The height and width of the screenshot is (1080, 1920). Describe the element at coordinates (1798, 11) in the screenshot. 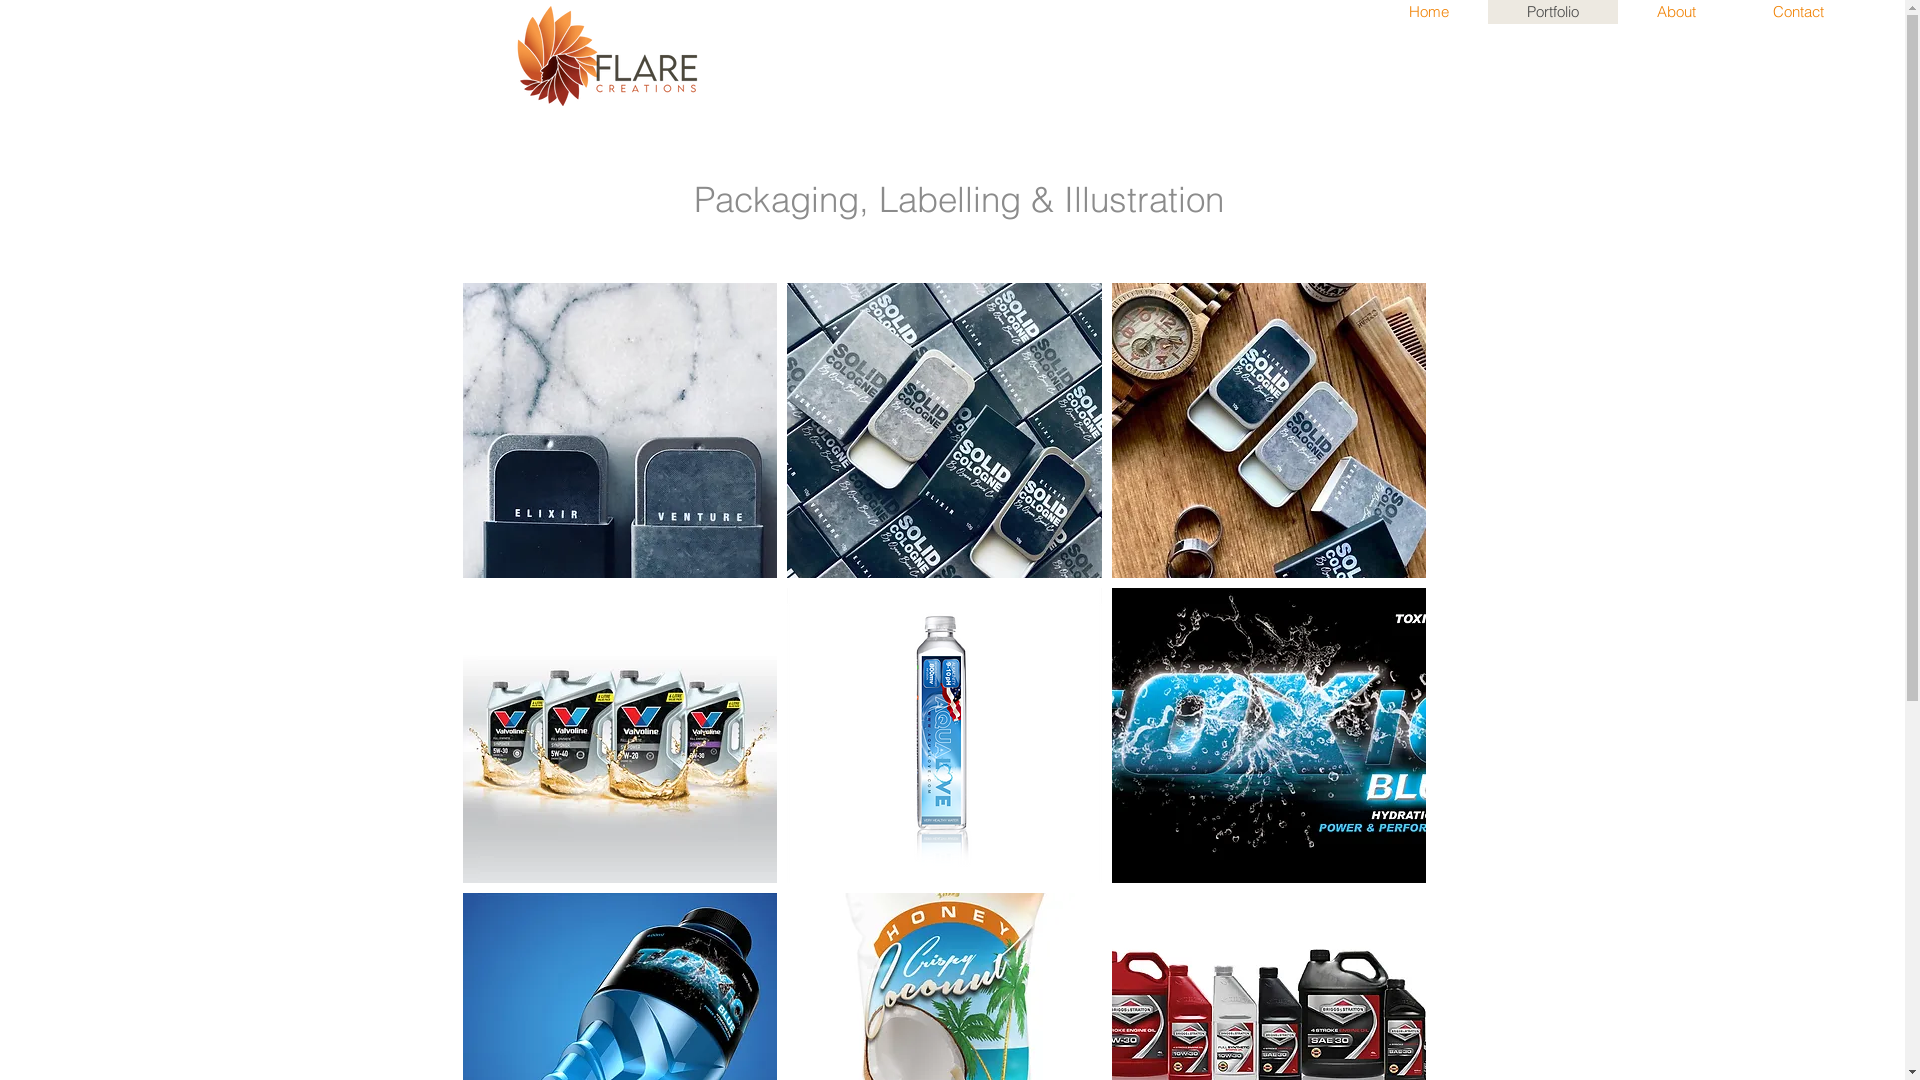

I see `'Contact'` at that location.